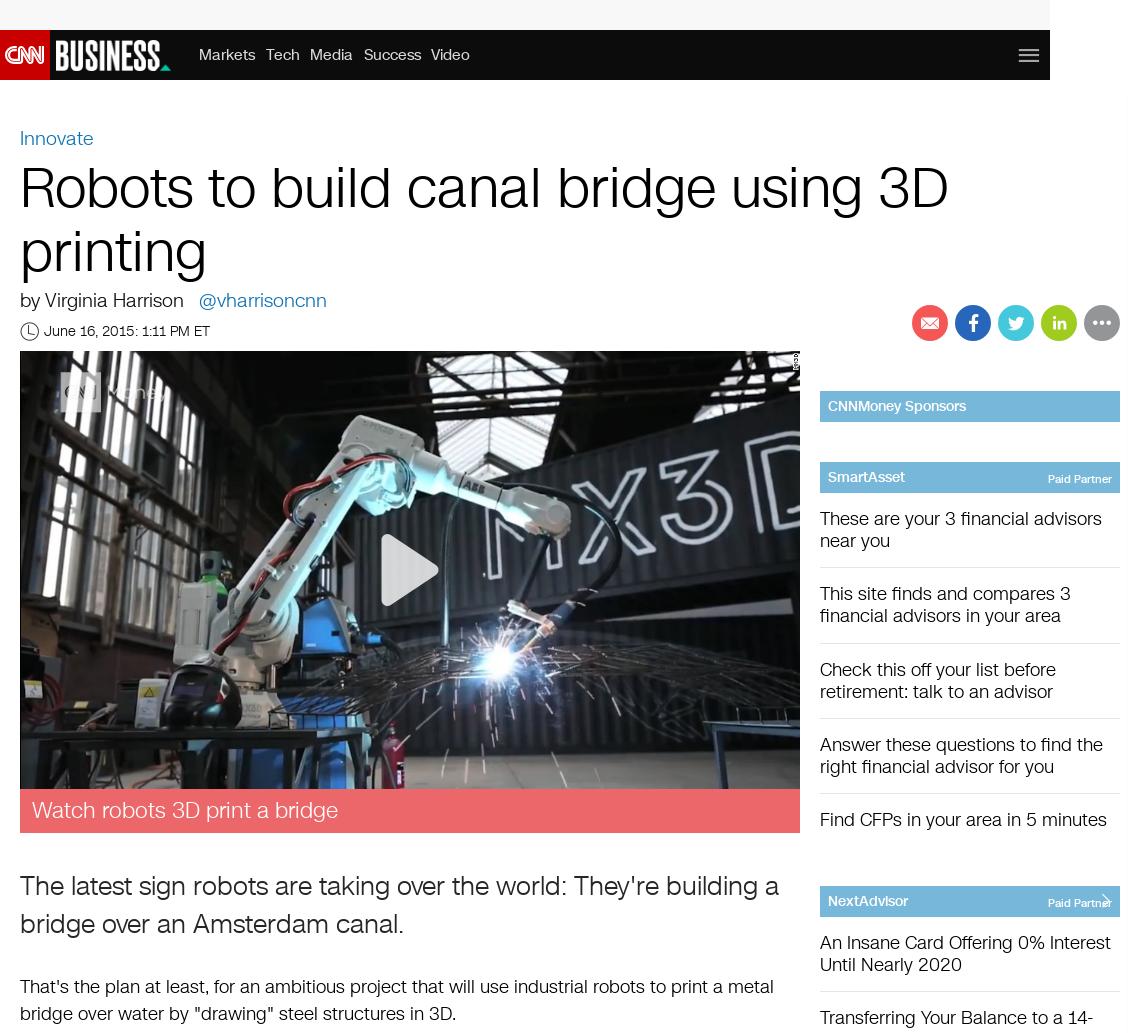  What do you see at coordinates (331, 54) in the screenshot?
I see `'Media'` at bounding box center [331, 54].